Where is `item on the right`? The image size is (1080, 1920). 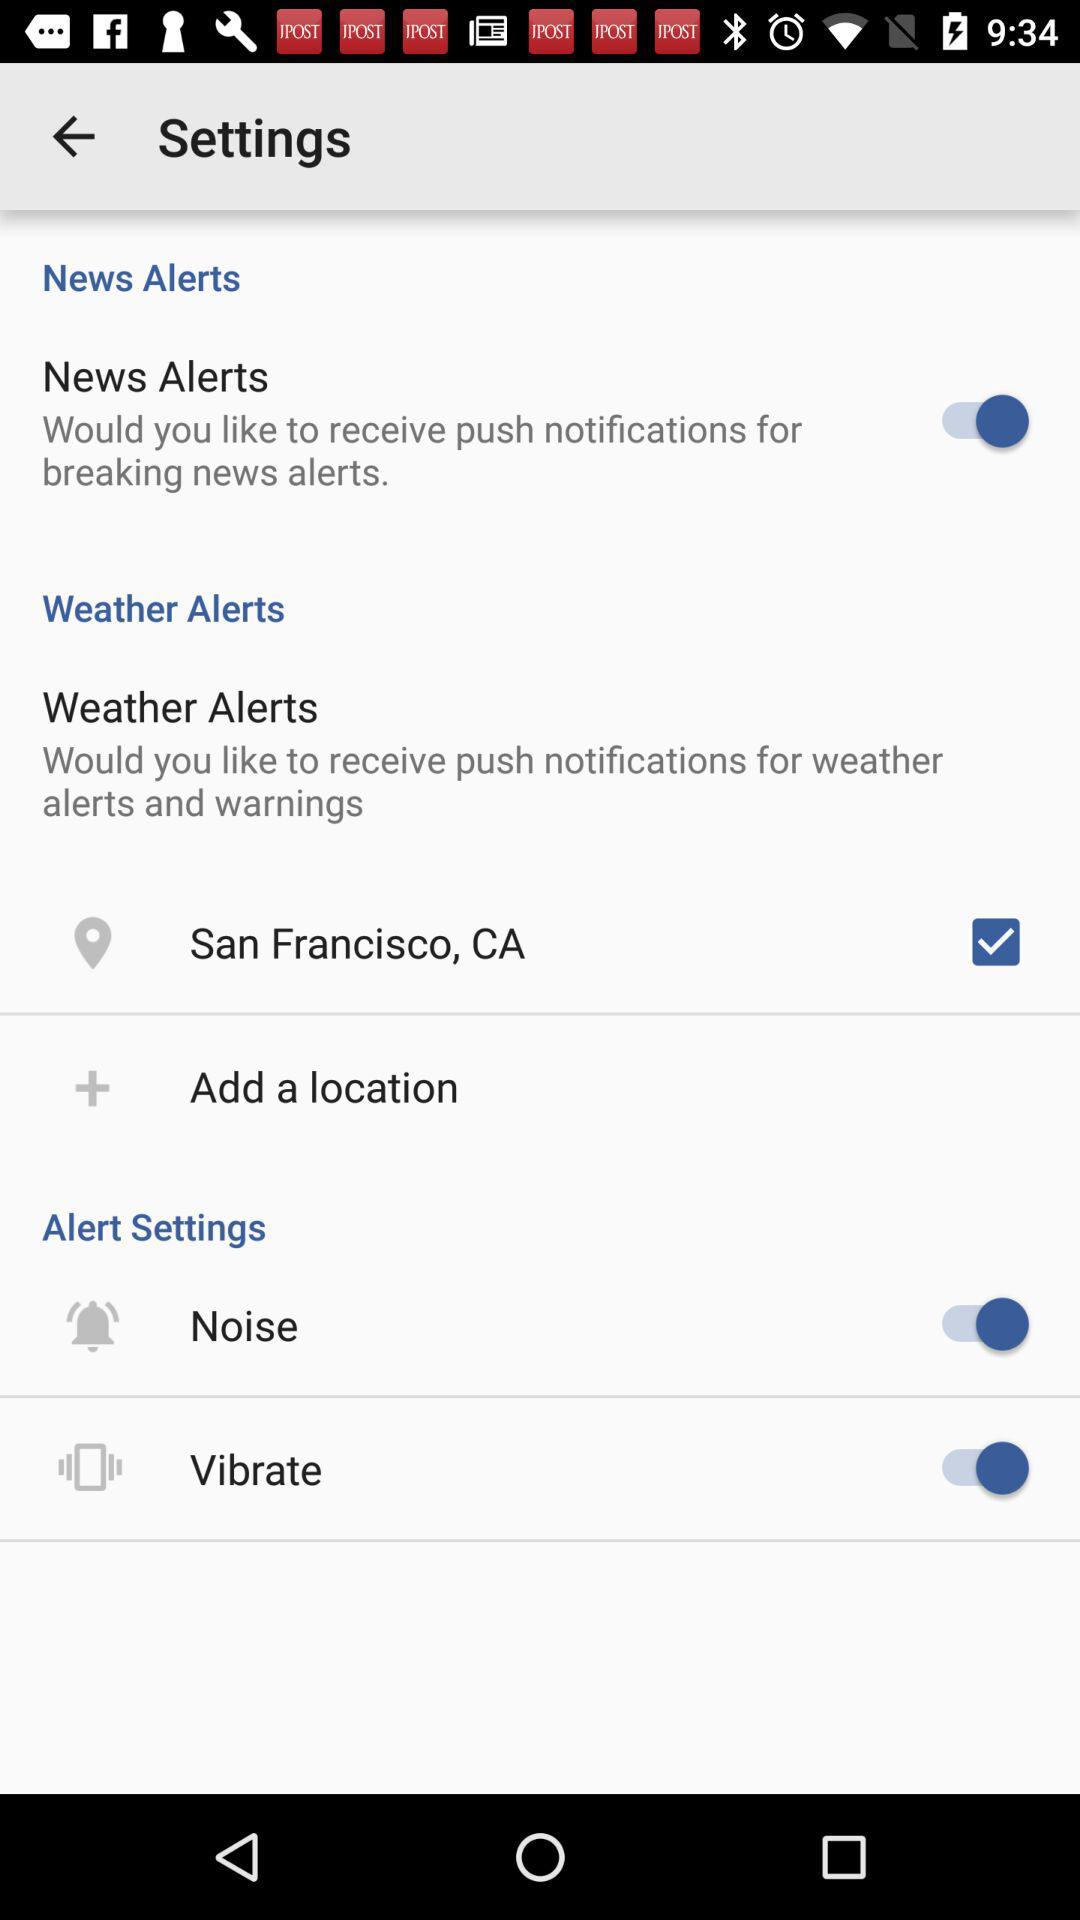
item on the right is located at coordinates (995, 940).